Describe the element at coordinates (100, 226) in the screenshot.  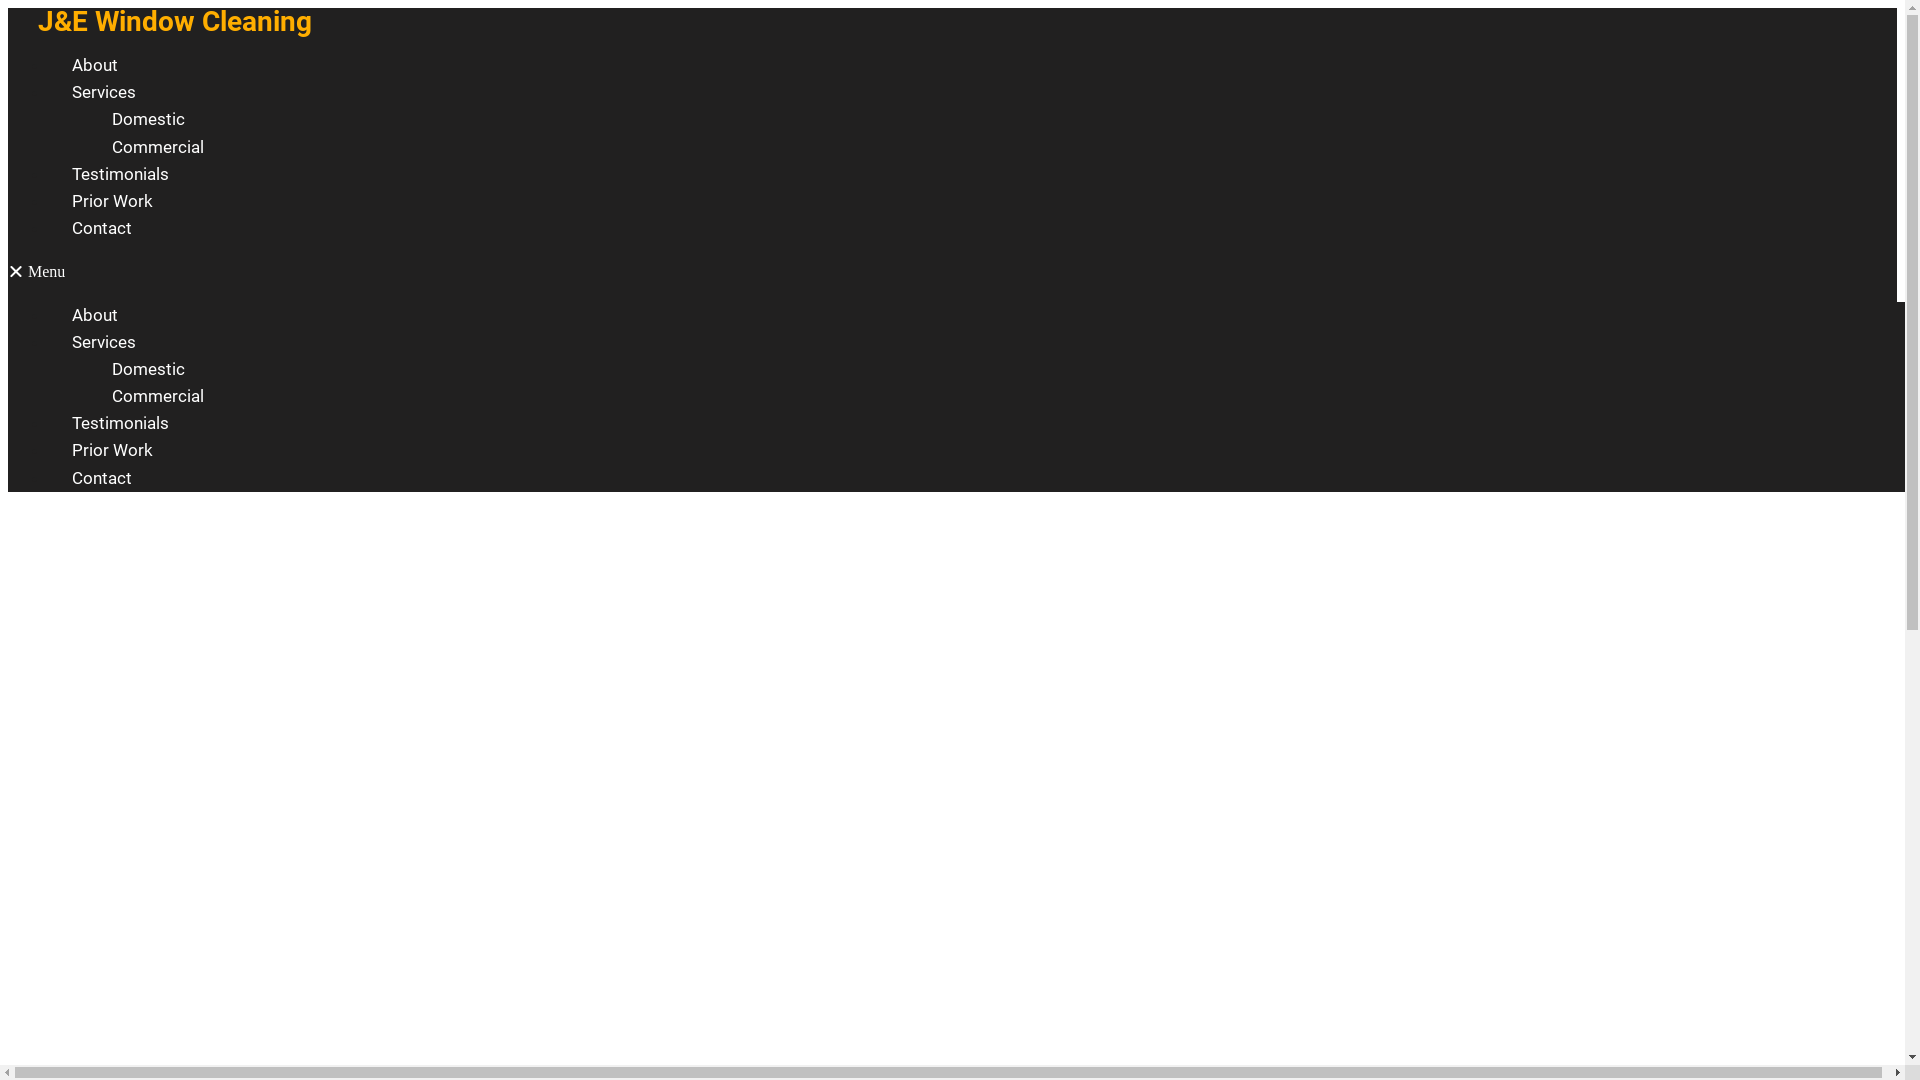
I see `'Contact'` at that location.